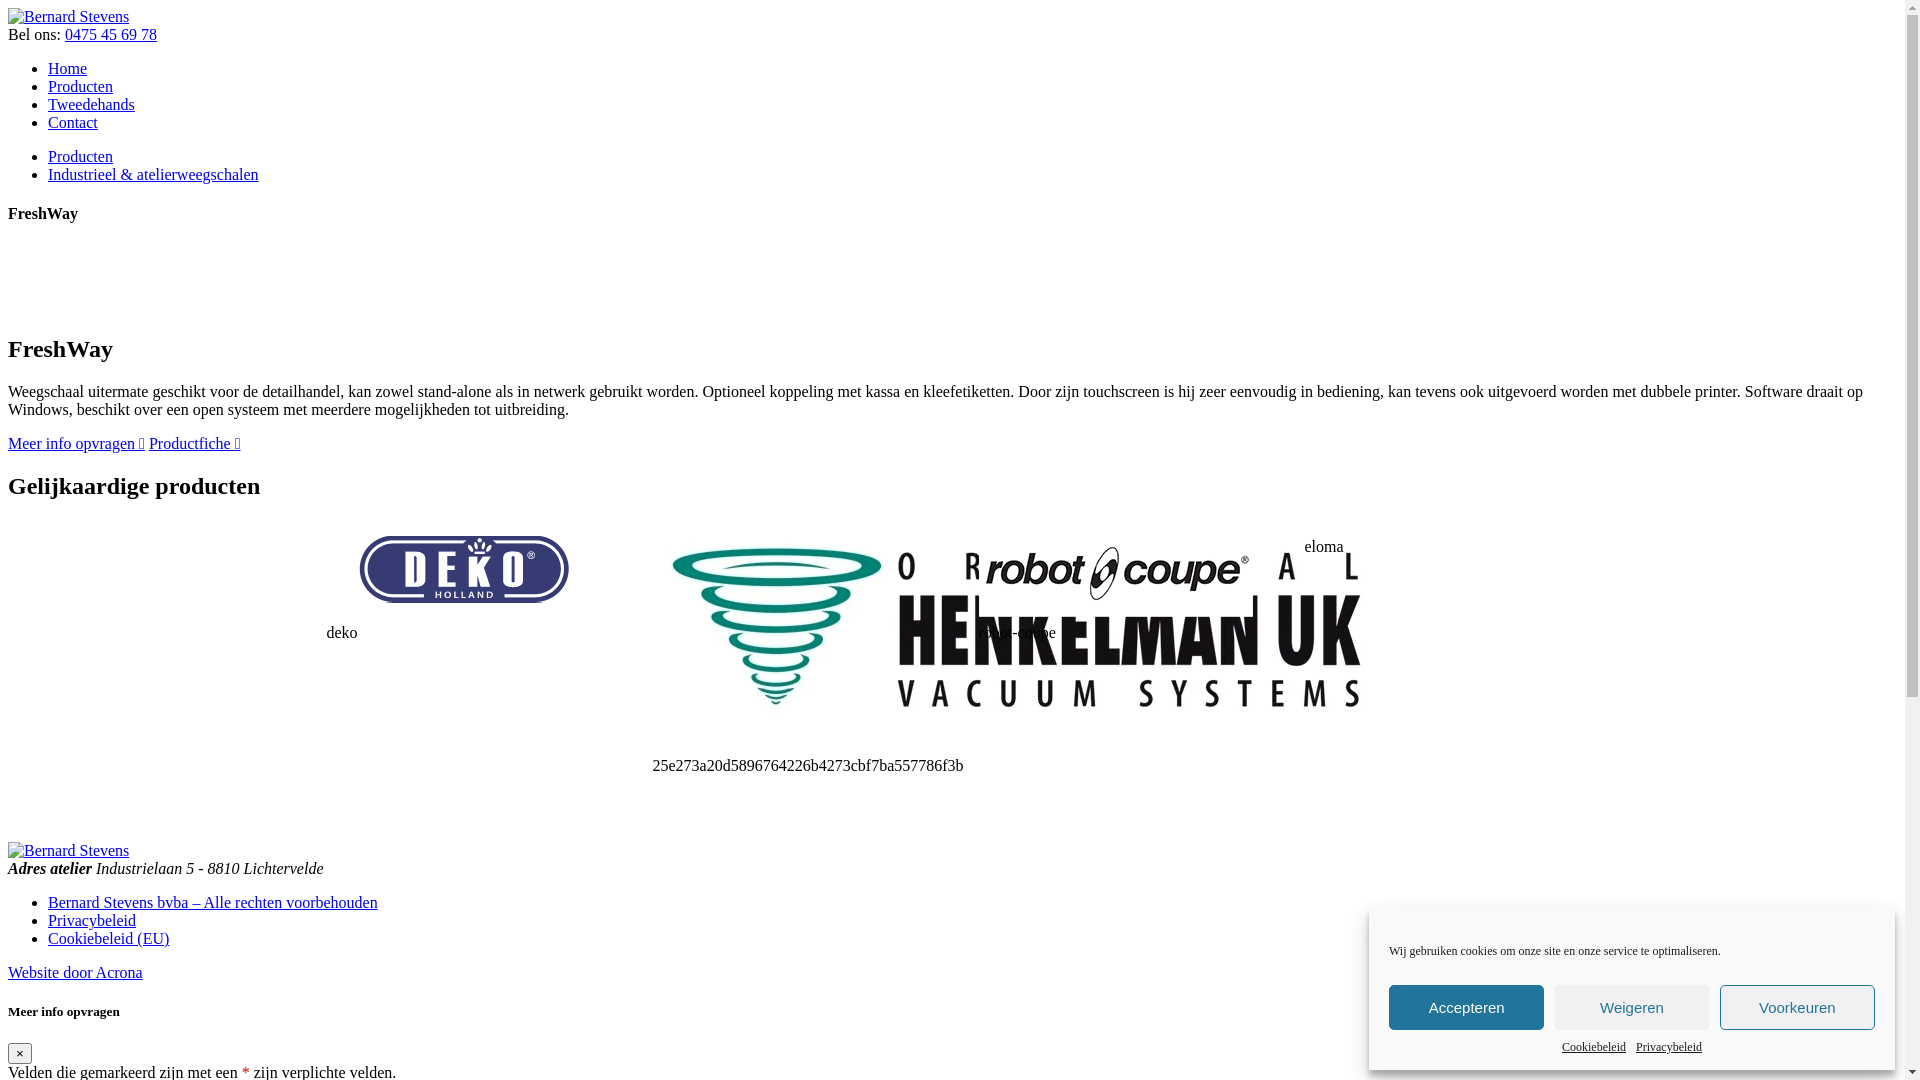 Image resolution: width=1920 pixels, height=1080 pixels. What do you see at coordinates (68, 16) in the screenshot?
I see `'Bernard Stevens'` at bounding box center [68, 16].